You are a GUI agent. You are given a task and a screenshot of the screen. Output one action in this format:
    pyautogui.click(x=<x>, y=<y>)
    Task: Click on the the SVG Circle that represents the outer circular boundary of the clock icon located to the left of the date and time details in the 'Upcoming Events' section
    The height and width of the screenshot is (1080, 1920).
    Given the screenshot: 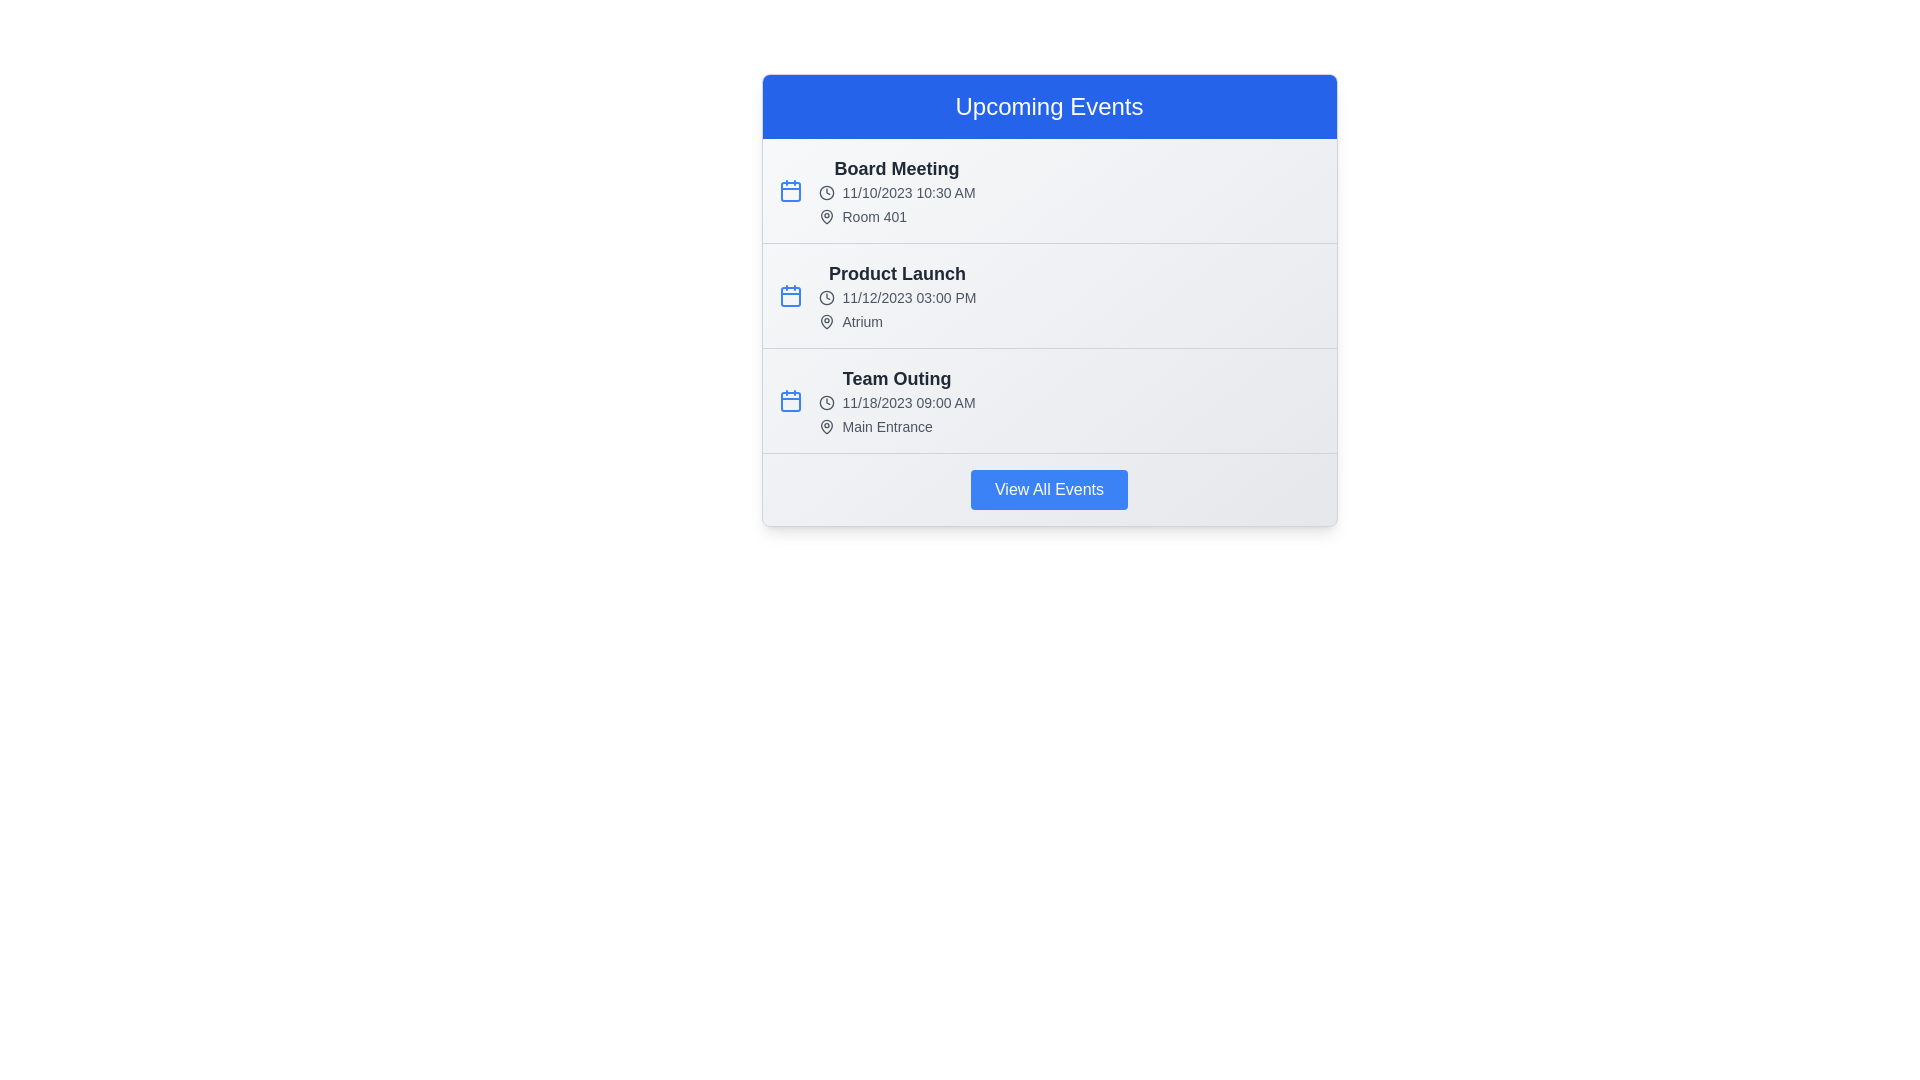 What is the action you would take?
    pyautogui.click(x=826, y=402)
    